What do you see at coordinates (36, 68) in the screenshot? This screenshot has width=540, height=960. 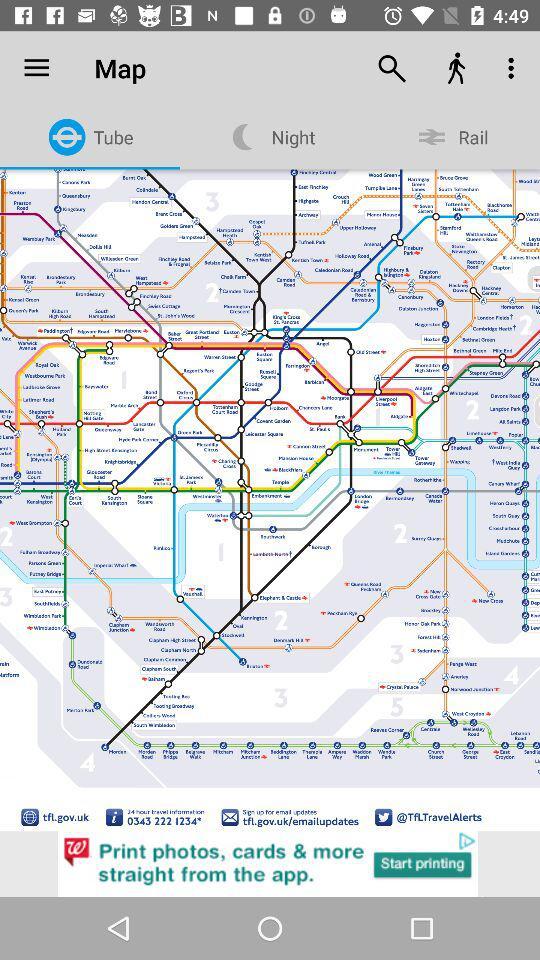 I see `the item to the left of tube icon` at bounding box center [36, 68].